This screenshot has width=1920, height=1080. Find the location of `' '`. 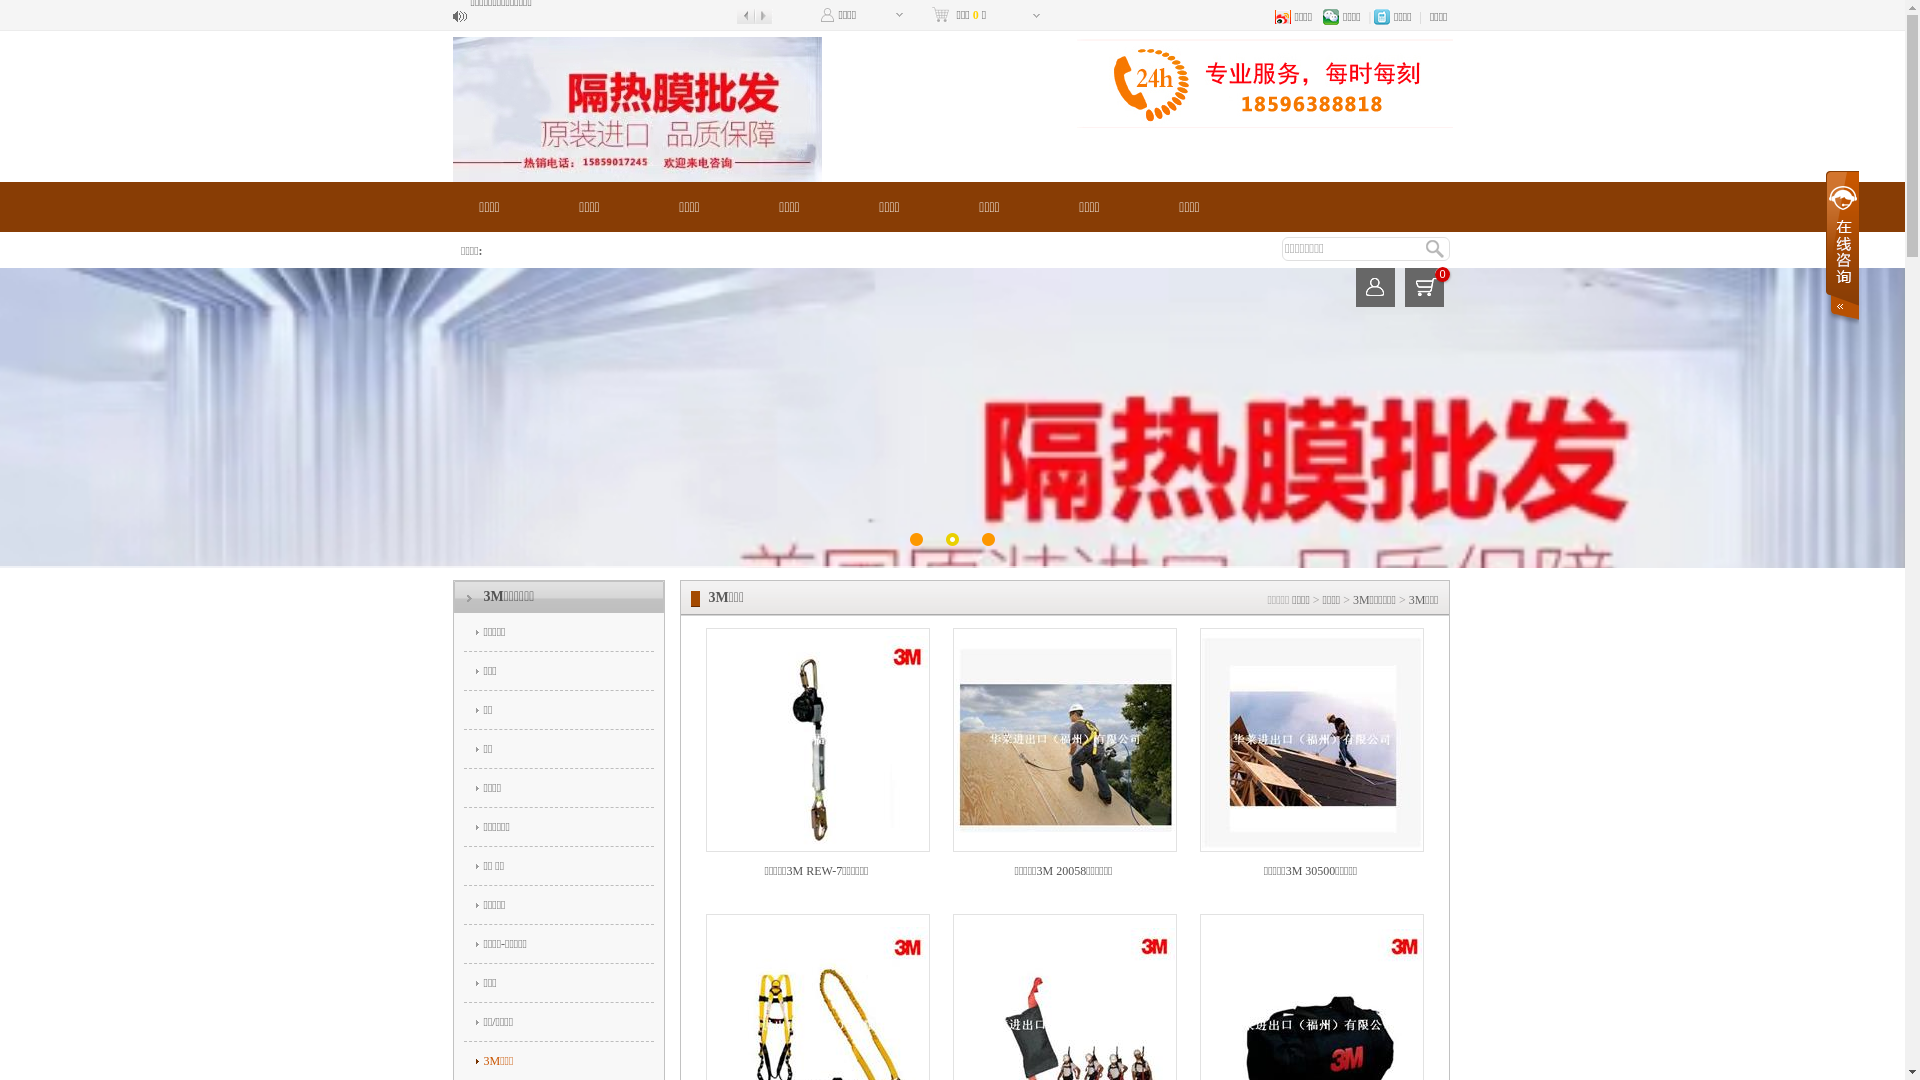

' ' is located at coordinates (1374, 287).